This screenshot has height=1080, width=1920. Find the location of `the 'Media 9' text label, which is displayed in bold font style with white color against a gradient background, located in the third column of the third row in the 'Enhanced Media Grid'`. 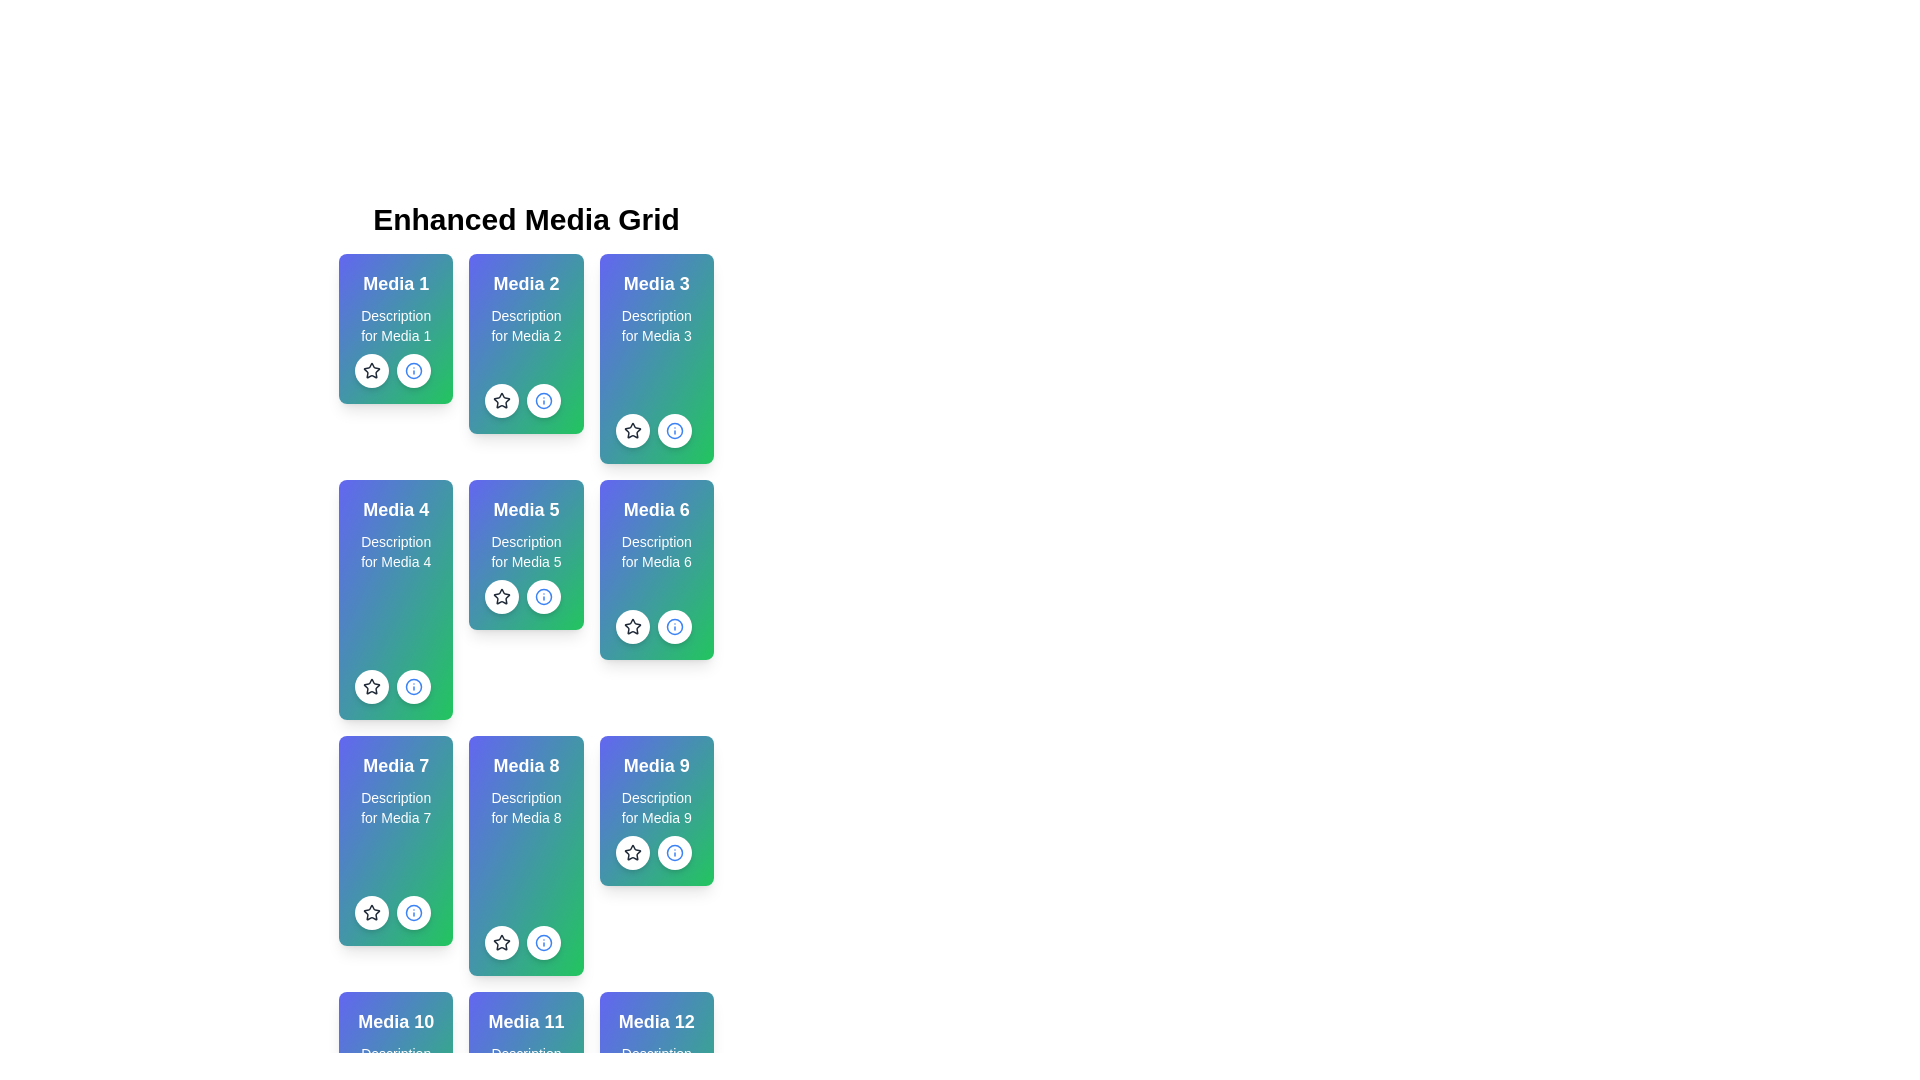

the 'Media 9' text label, which is displayed in bold font style with white color against a gradient background, located in the third column of the third row in the 'Enhanced Media Grid' is located at coordinates (656, 765).